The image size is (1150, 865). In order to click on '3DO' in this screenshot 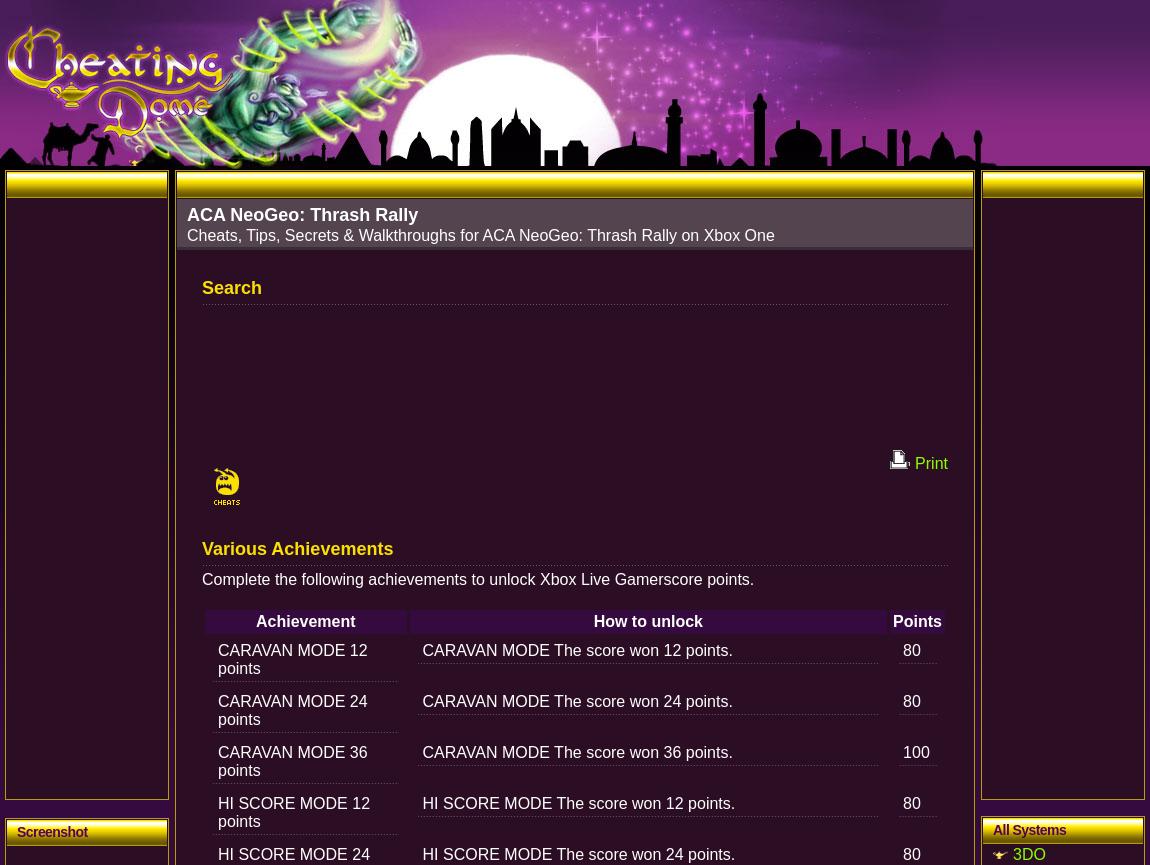, I will do `click(1029, 853)`.